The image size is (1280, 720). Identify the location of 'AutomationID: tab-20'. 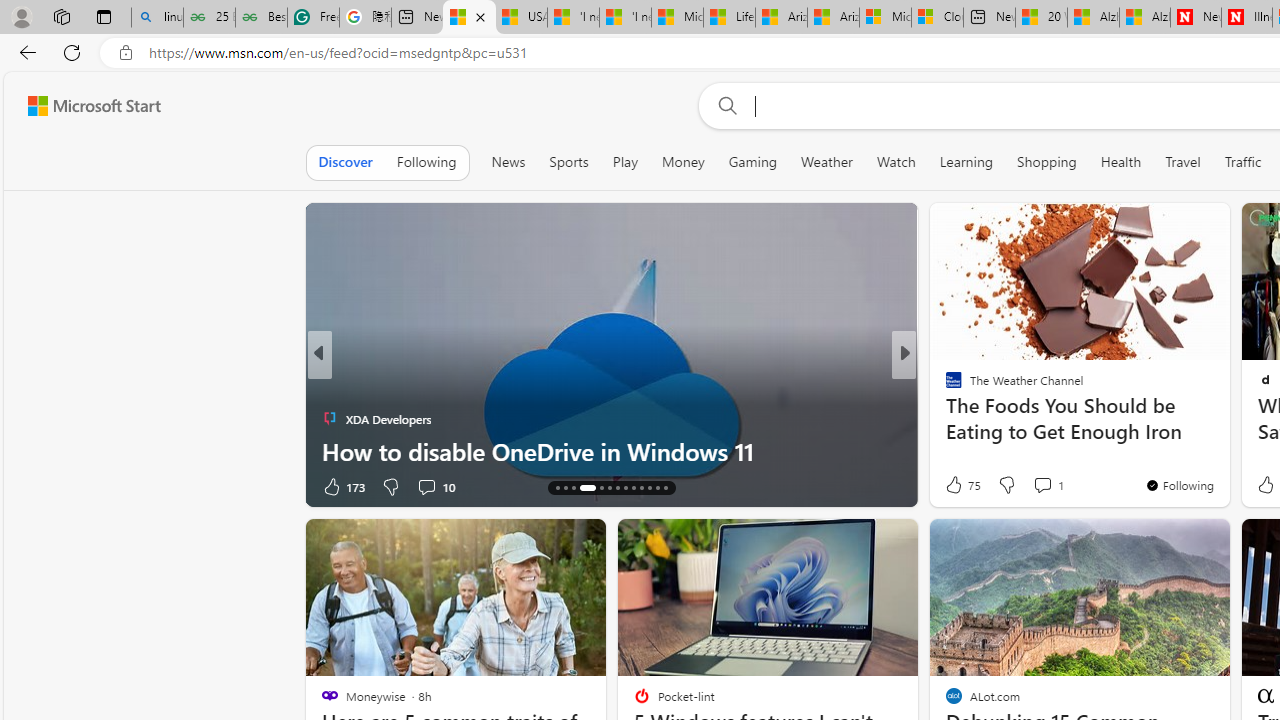
(616, 488).